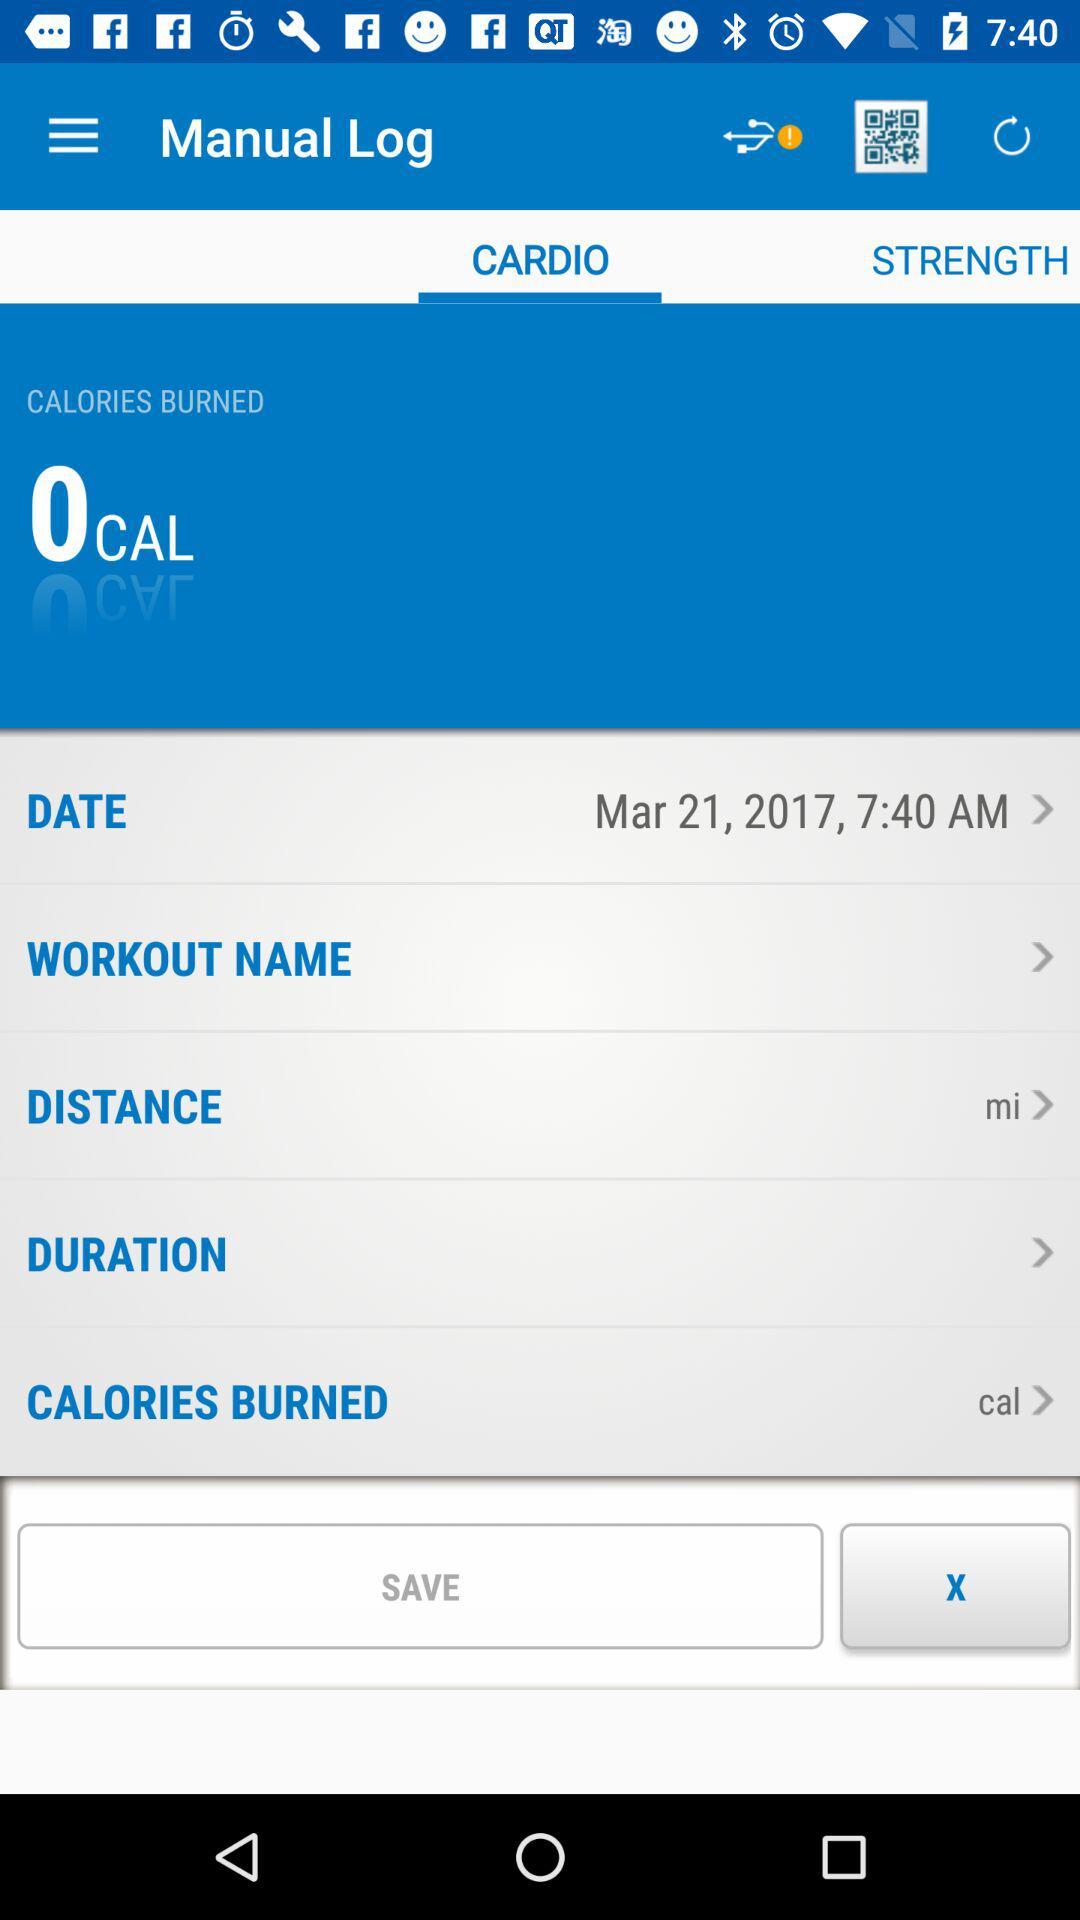  What do you see at coordinates (595, 1104) in the screenshot?
I see `icon to the right of distance` at bounding box center [595, 1104].